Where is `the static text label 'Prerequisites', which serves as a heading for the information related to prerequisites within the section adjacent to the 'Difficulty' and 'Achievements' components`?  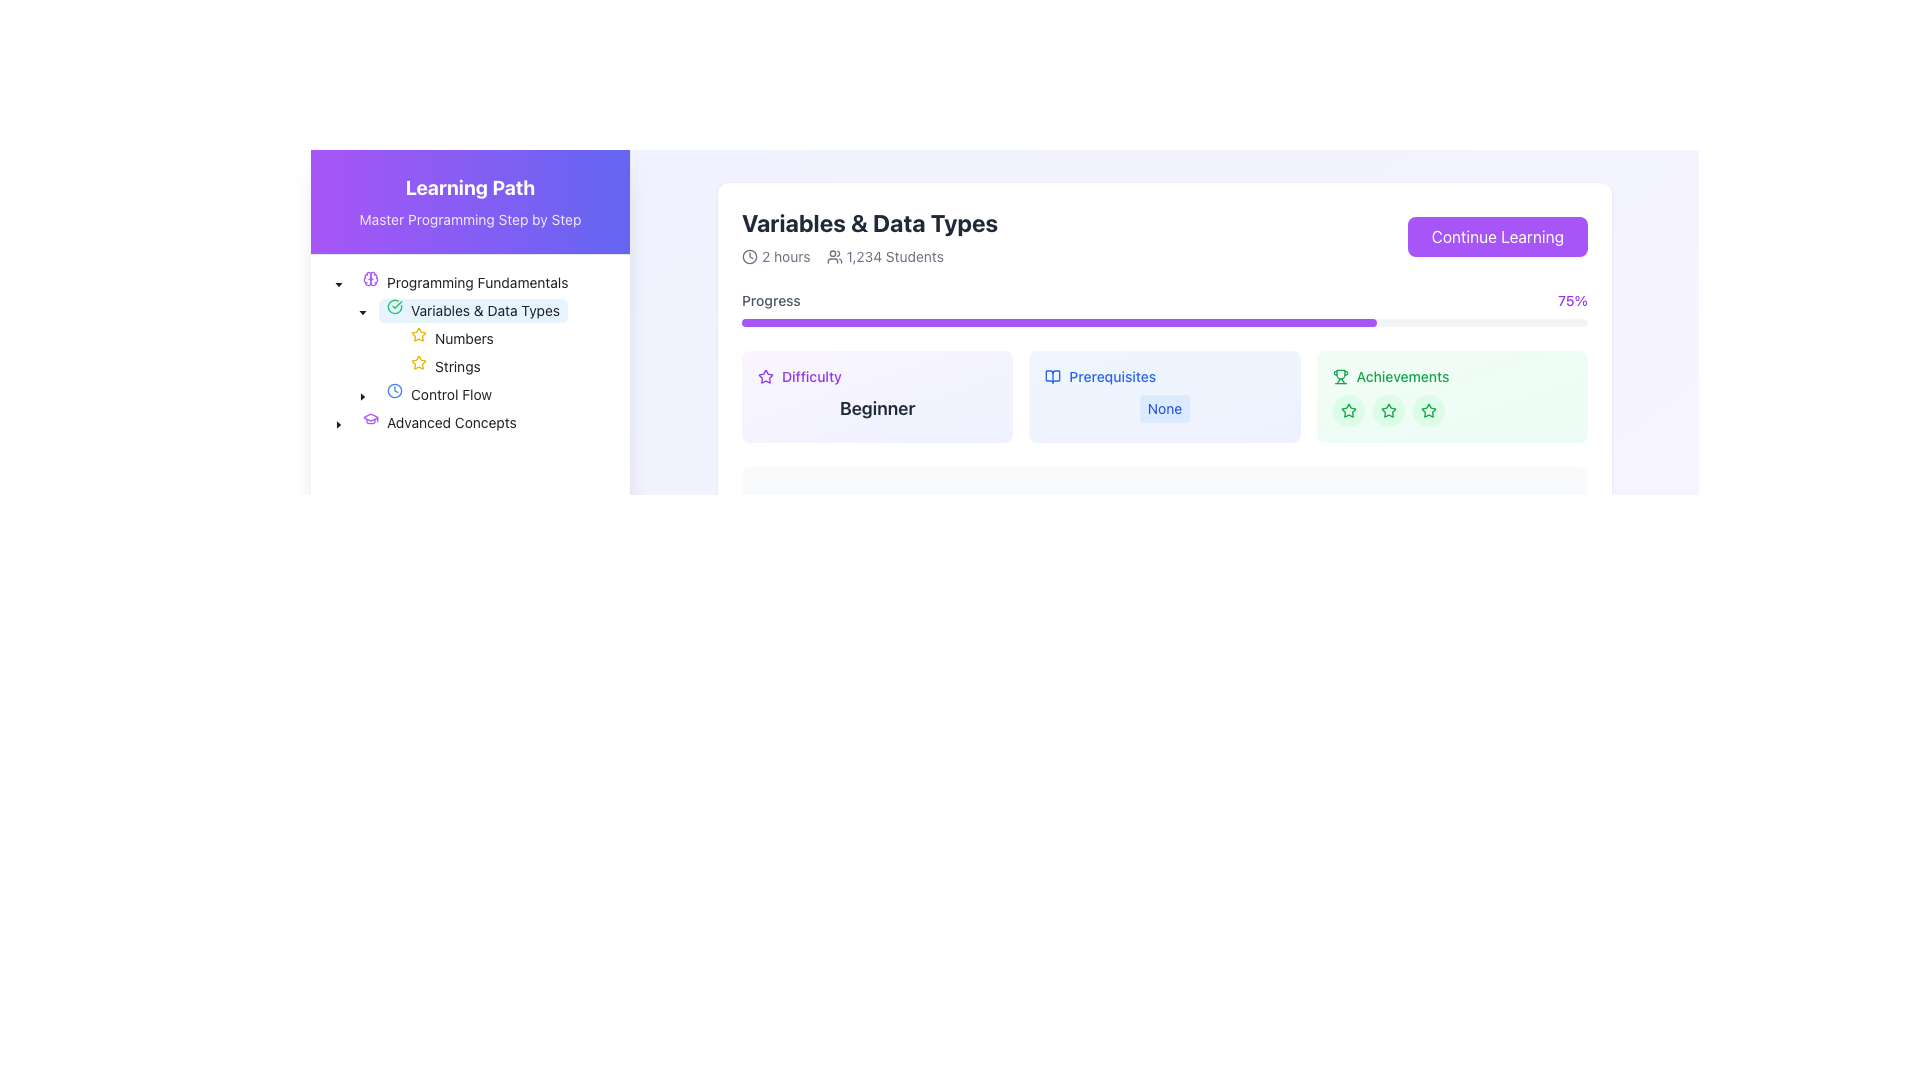 the static text label 'Prerequisites', which serves as a heading for the information related to prerequisites within the section adjacent to the 'Difficulty' and 'Achievements' components is located at coordinates (1111, 377).